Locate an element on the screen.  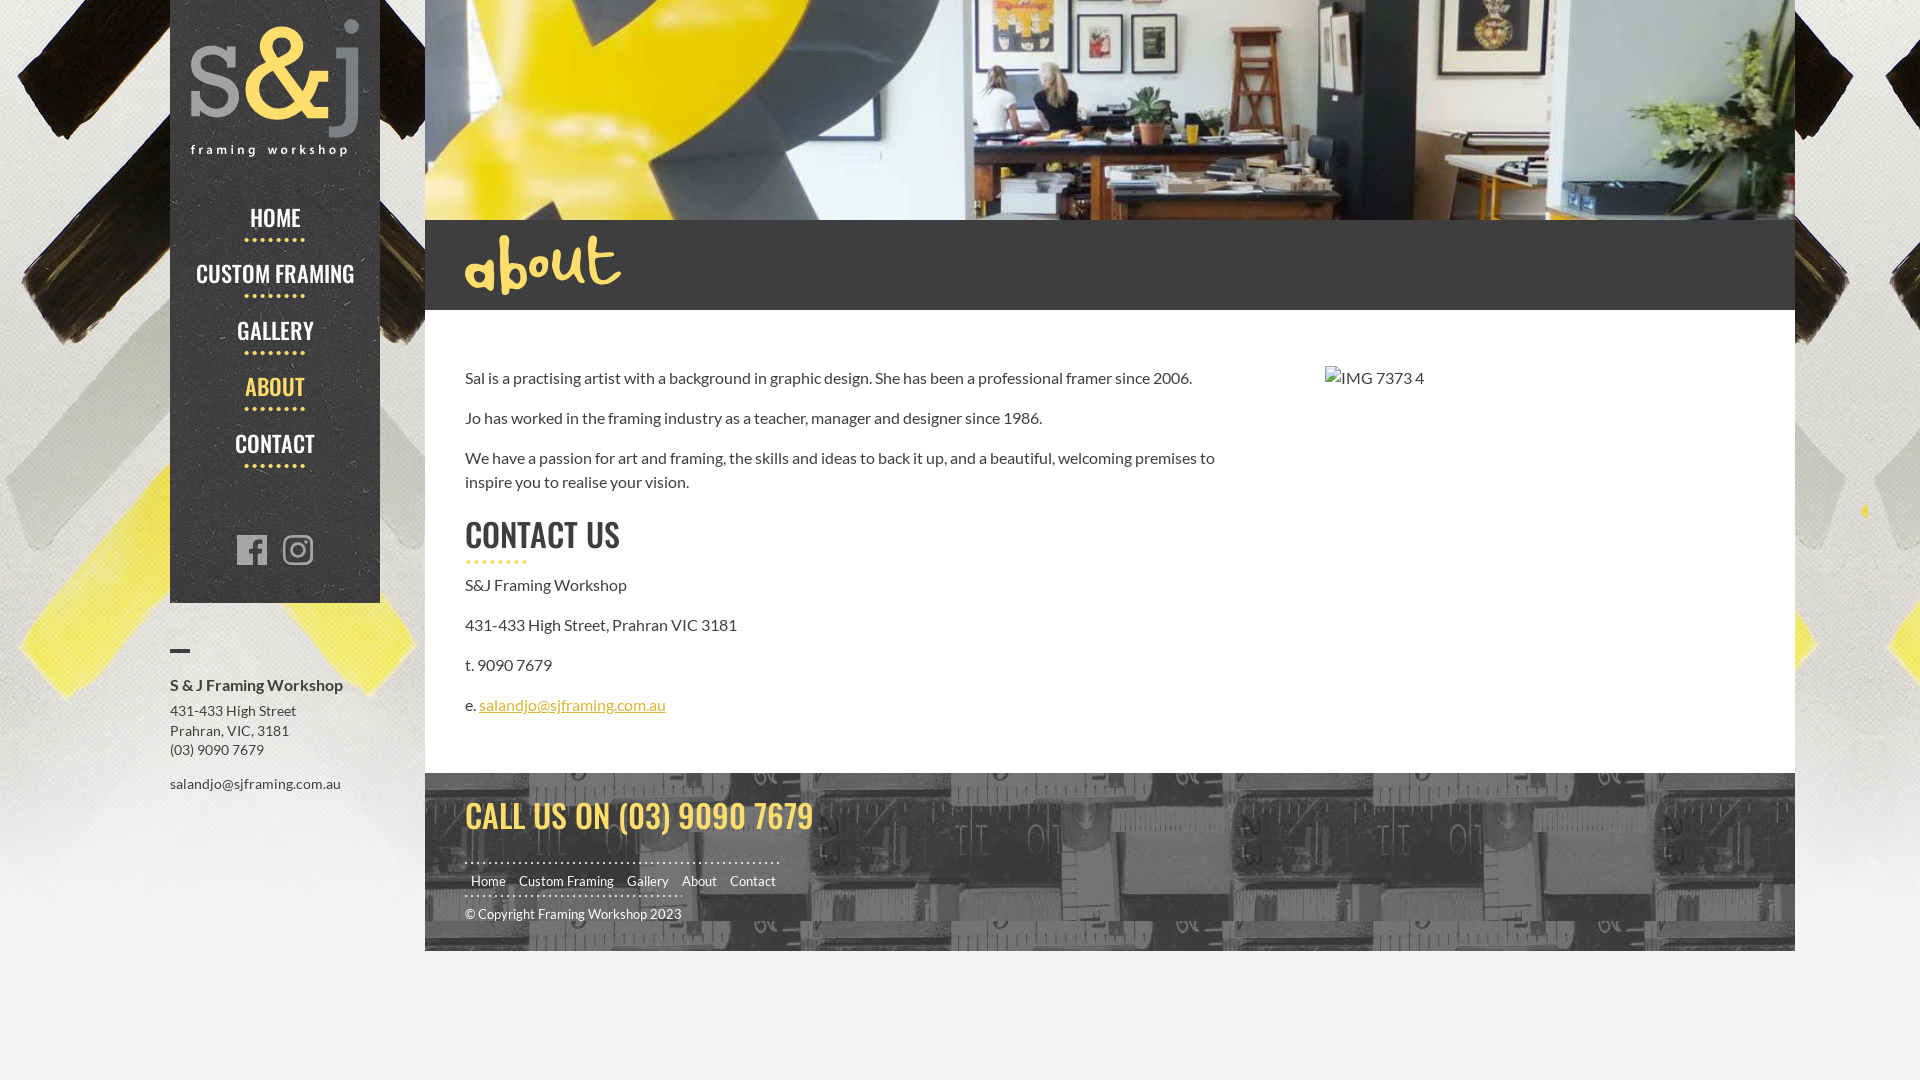
'CONTACT' is located at coordinates (273, 442).